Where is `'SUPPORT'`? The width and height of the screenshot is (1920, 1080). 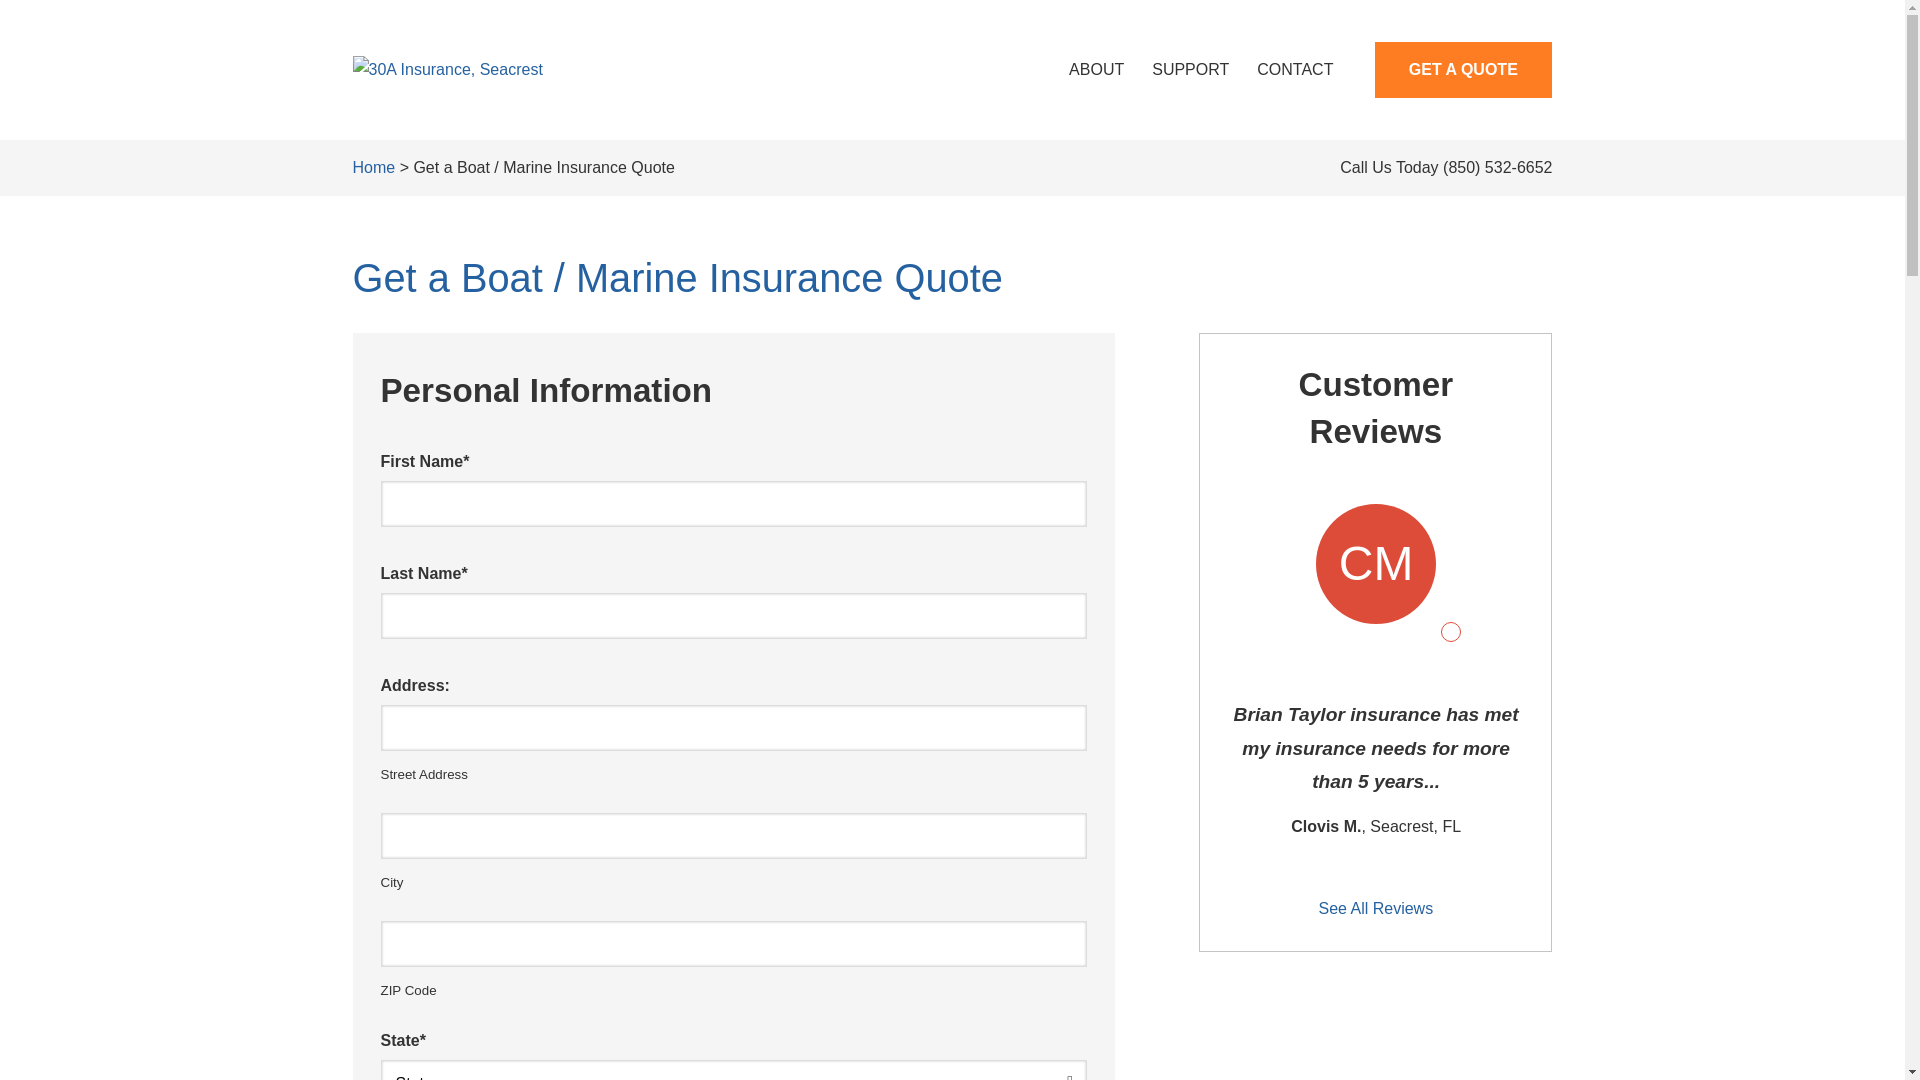
'SUPPORT' is located at coordinates (1190, 68).